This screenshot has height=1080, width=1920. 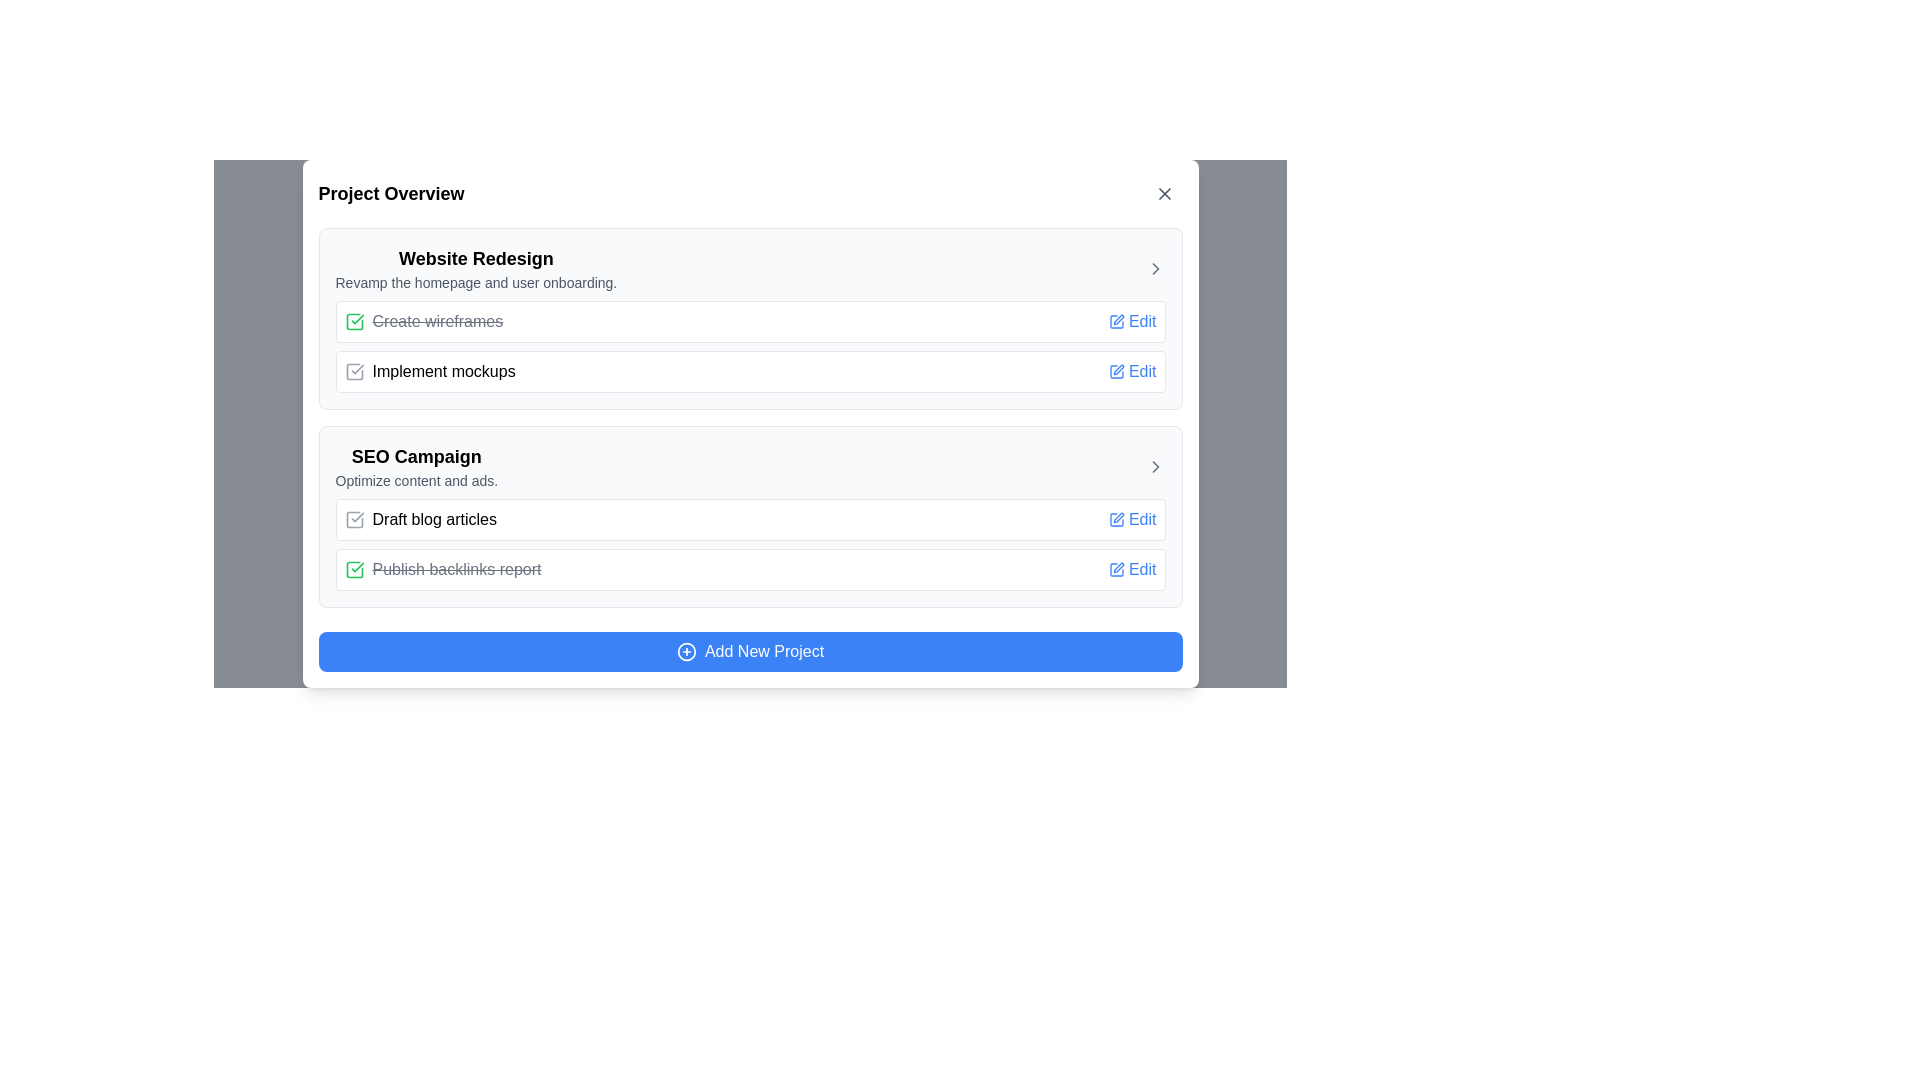 I want to click on the checkbox with a light gray border and a filled checkmark design, located to the left of the text 'Draft blog articles' in the 'SEO Campaign' section, so click(x=354, y=519).